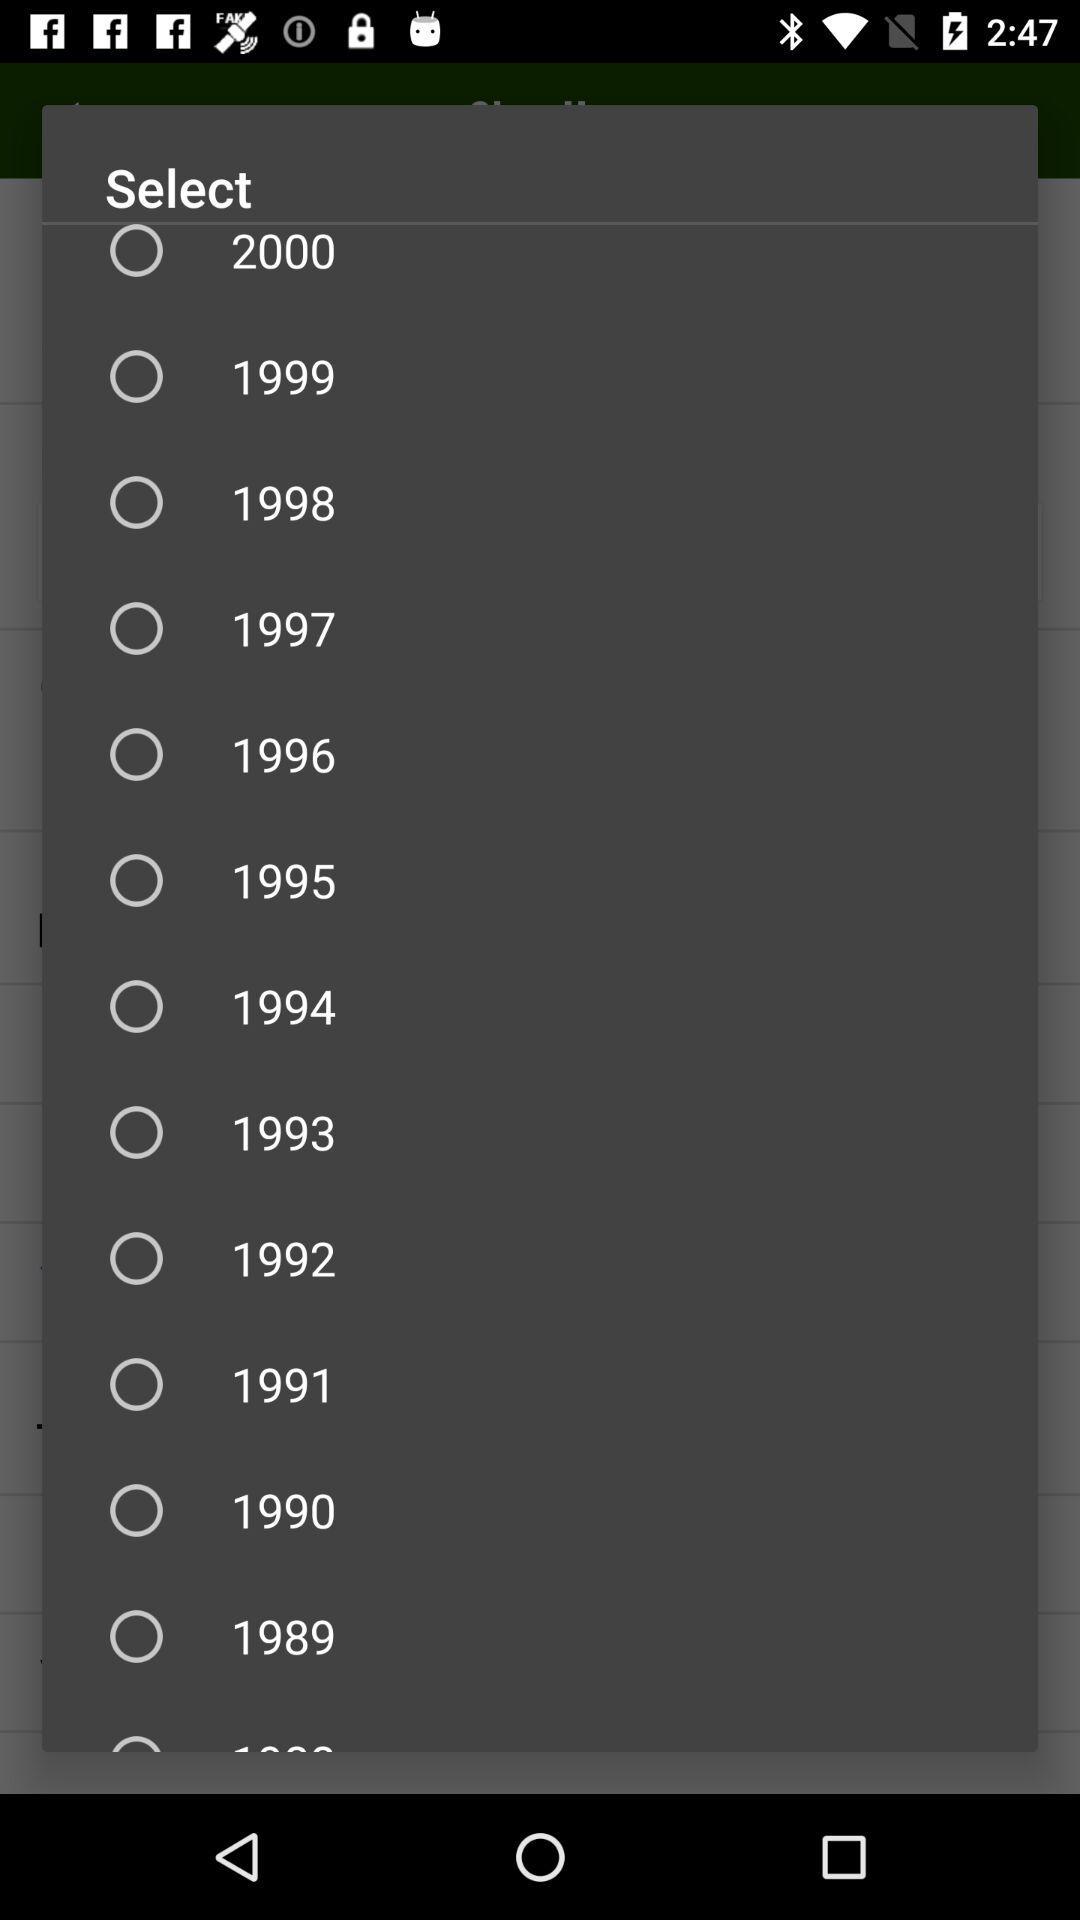 Image resolution: width=1080 pixels, height=1920 pixels. What do you see at coordinates (540, 1132) in the screenshot?
I see `the item below 1994` at bounding box center [540, 1132].